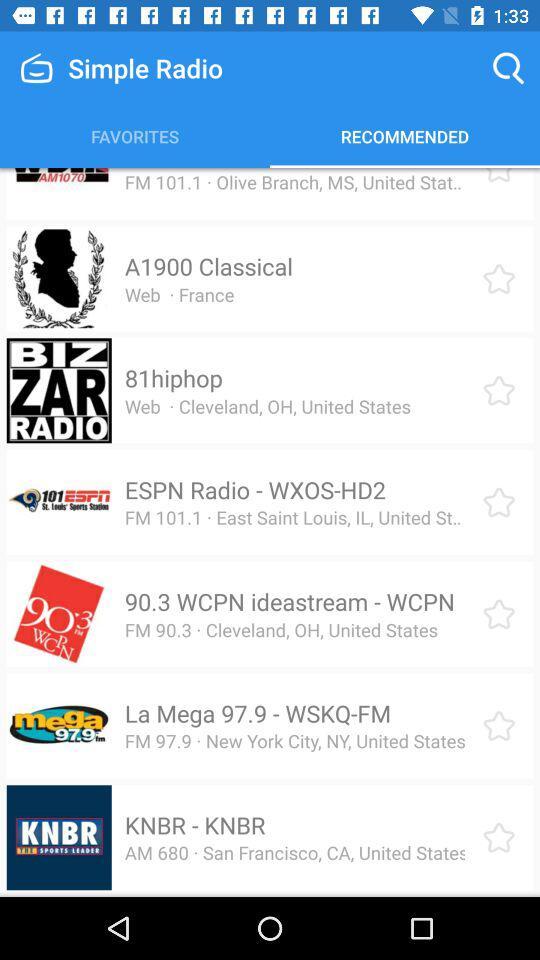 The height and width of the screenshot is (960, 540). Describe the element at coordinates (173, 377) in the screenshot. I see `the 81hiphop` at that location.